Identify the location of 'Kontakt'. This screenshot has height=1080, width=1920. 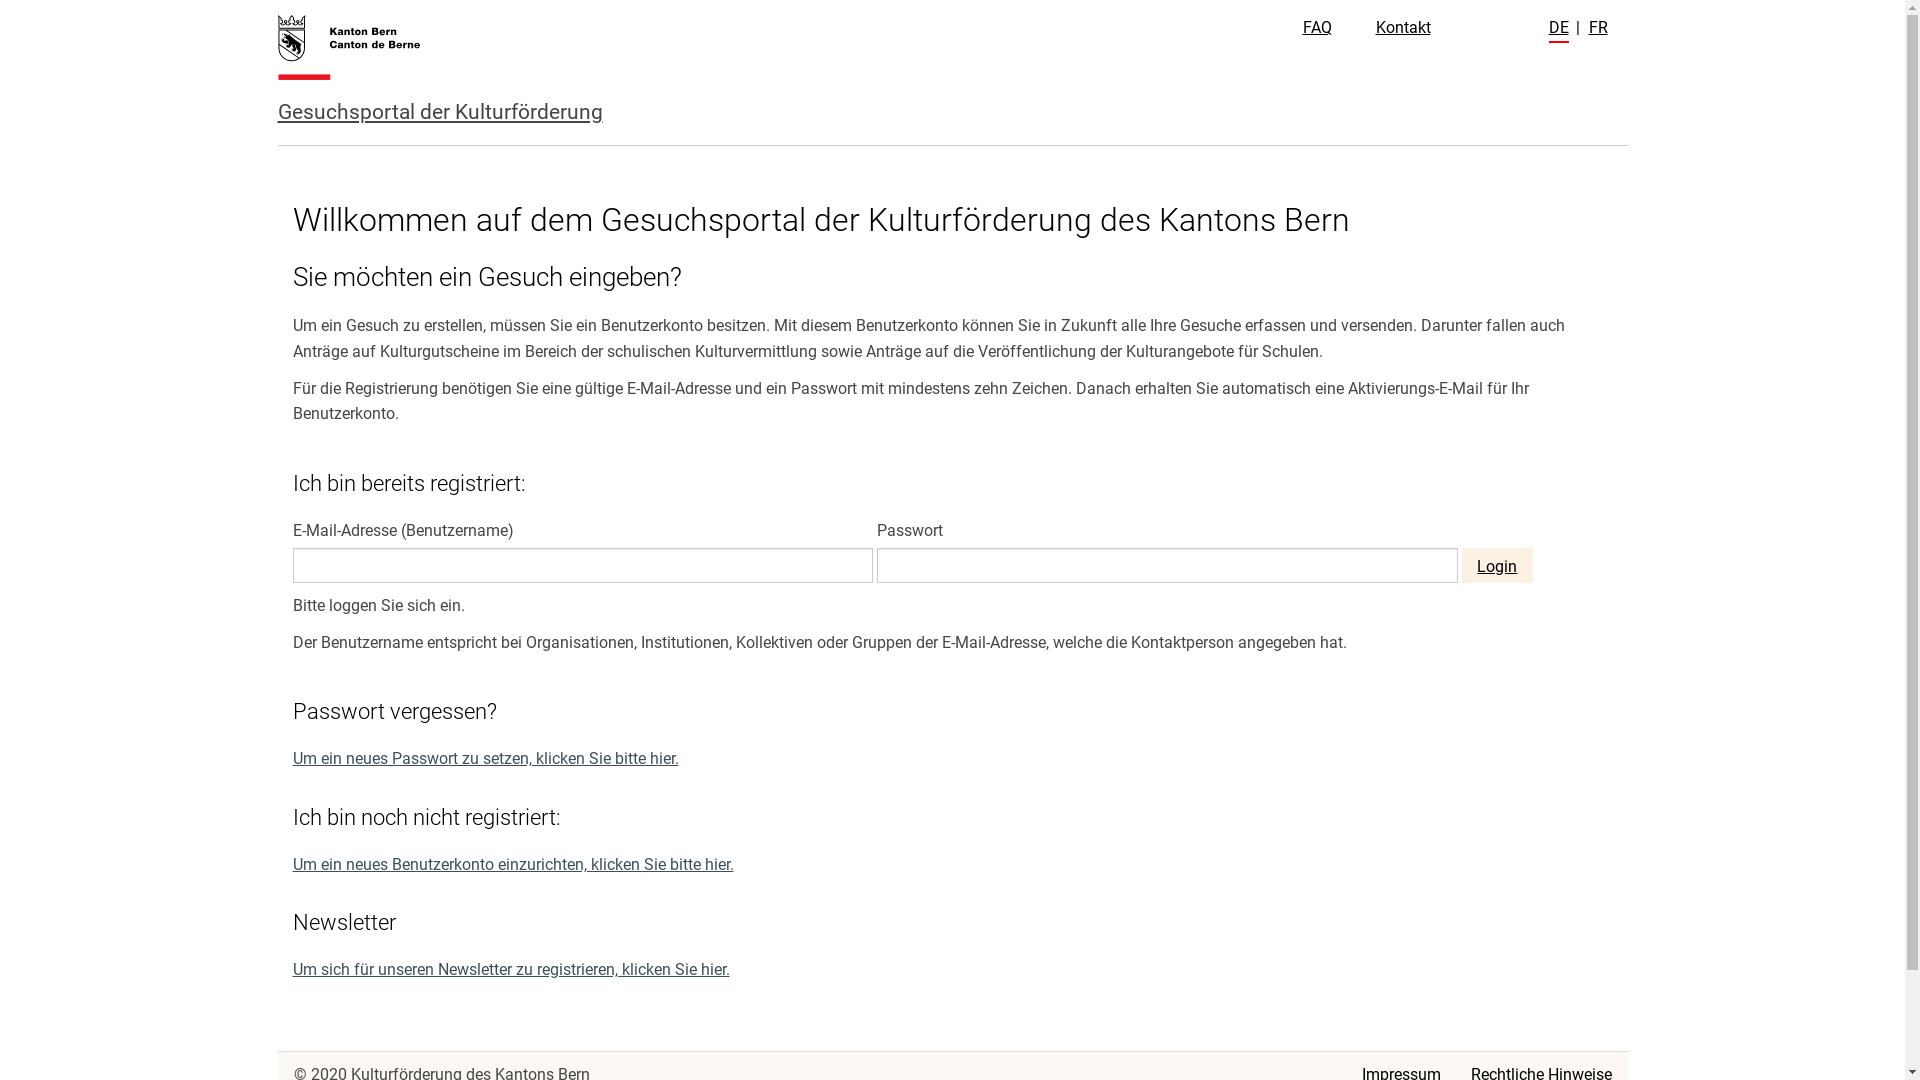
(1402, 27).